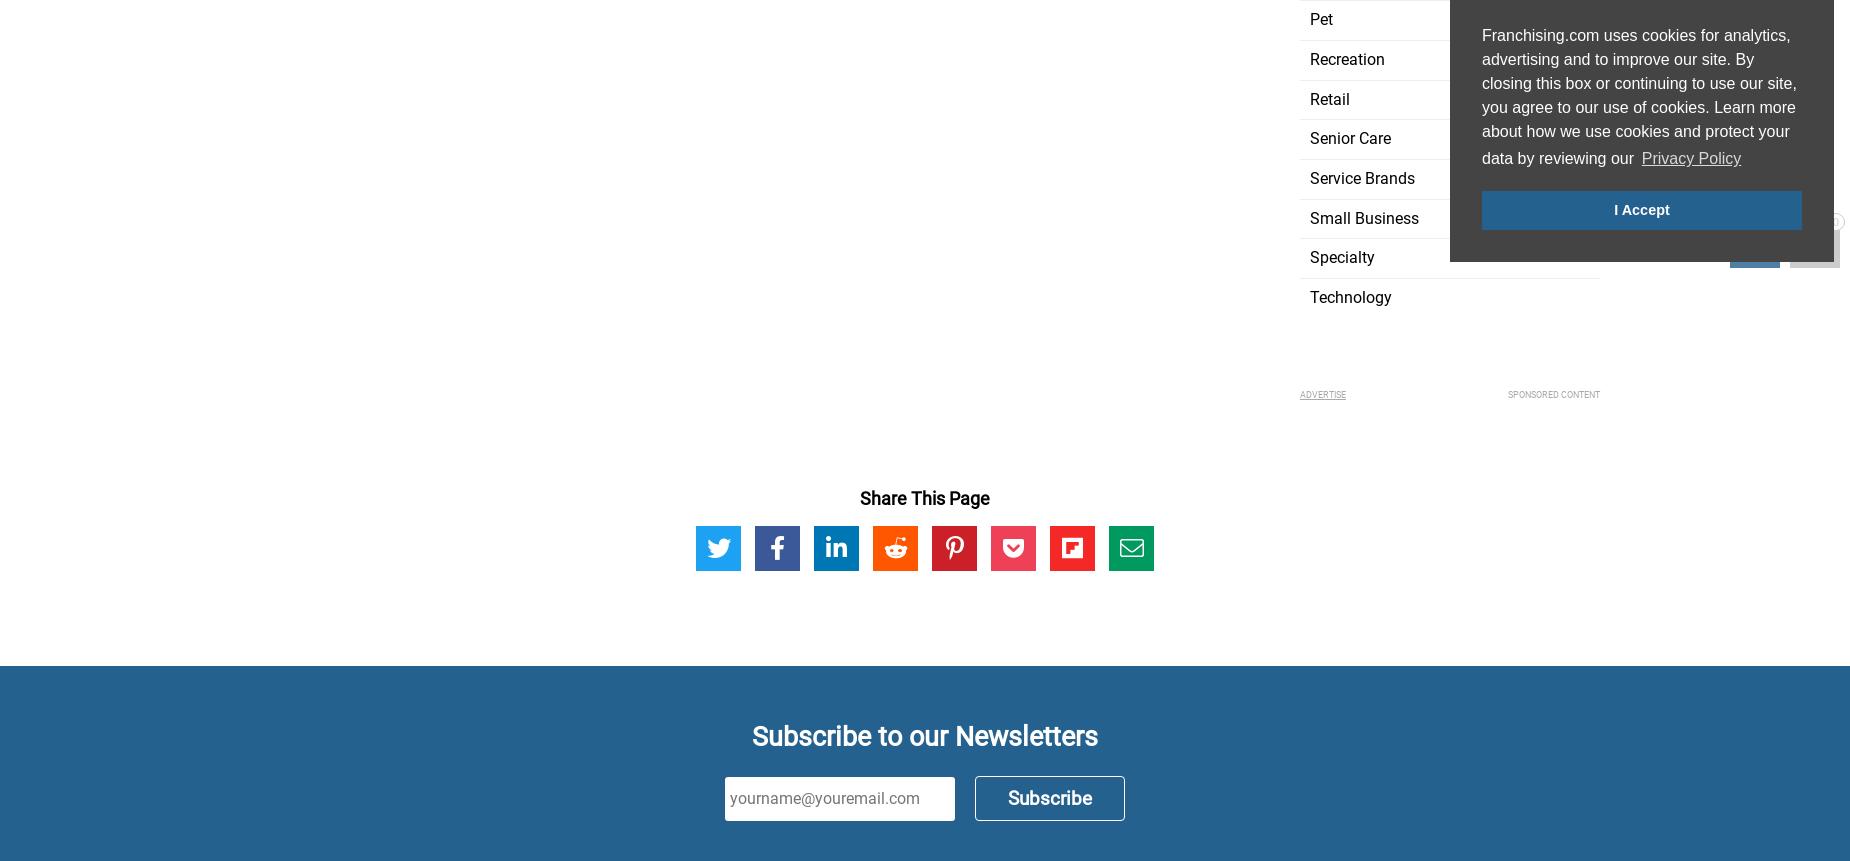  Describe the element at coordinates (1346, 59) in the screenshot. I see `'Recreation'` at that location.